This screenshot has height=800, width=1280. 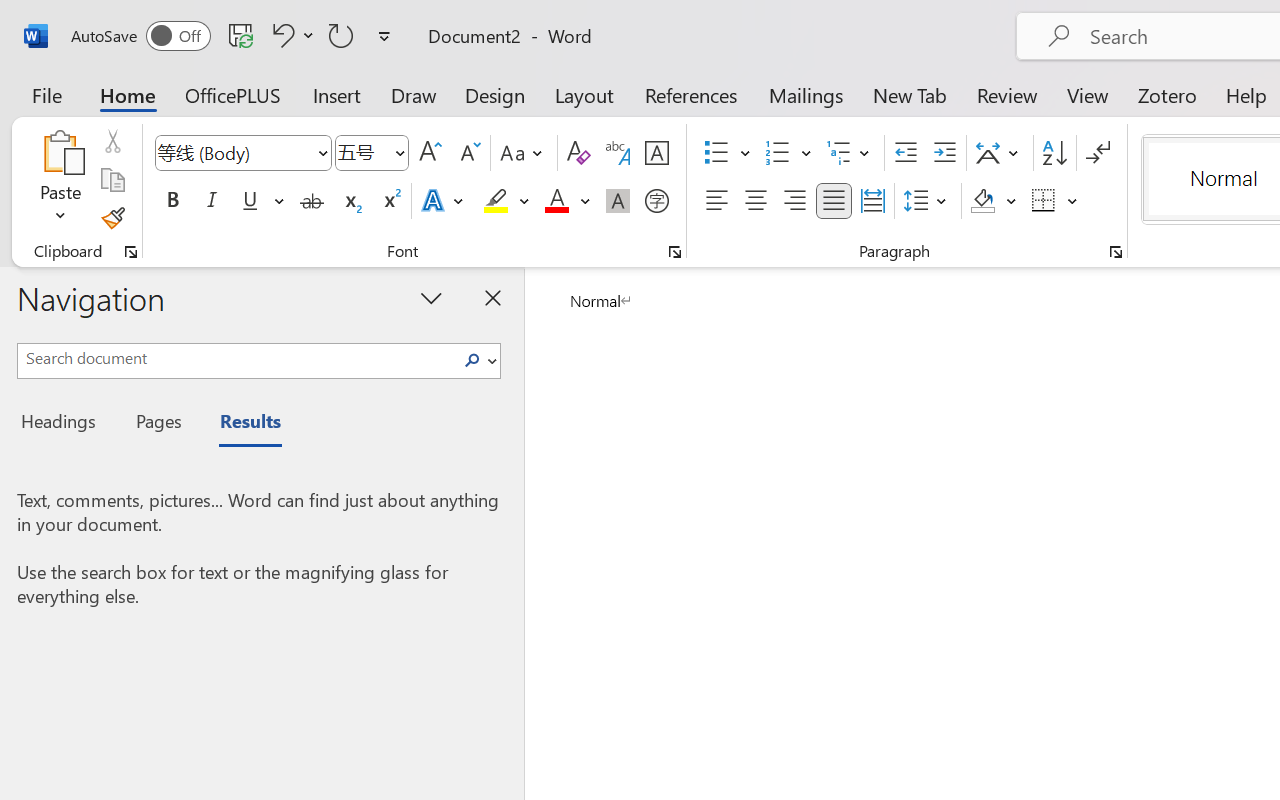 I want to click on 'Layout', so click(x=583, y=94).